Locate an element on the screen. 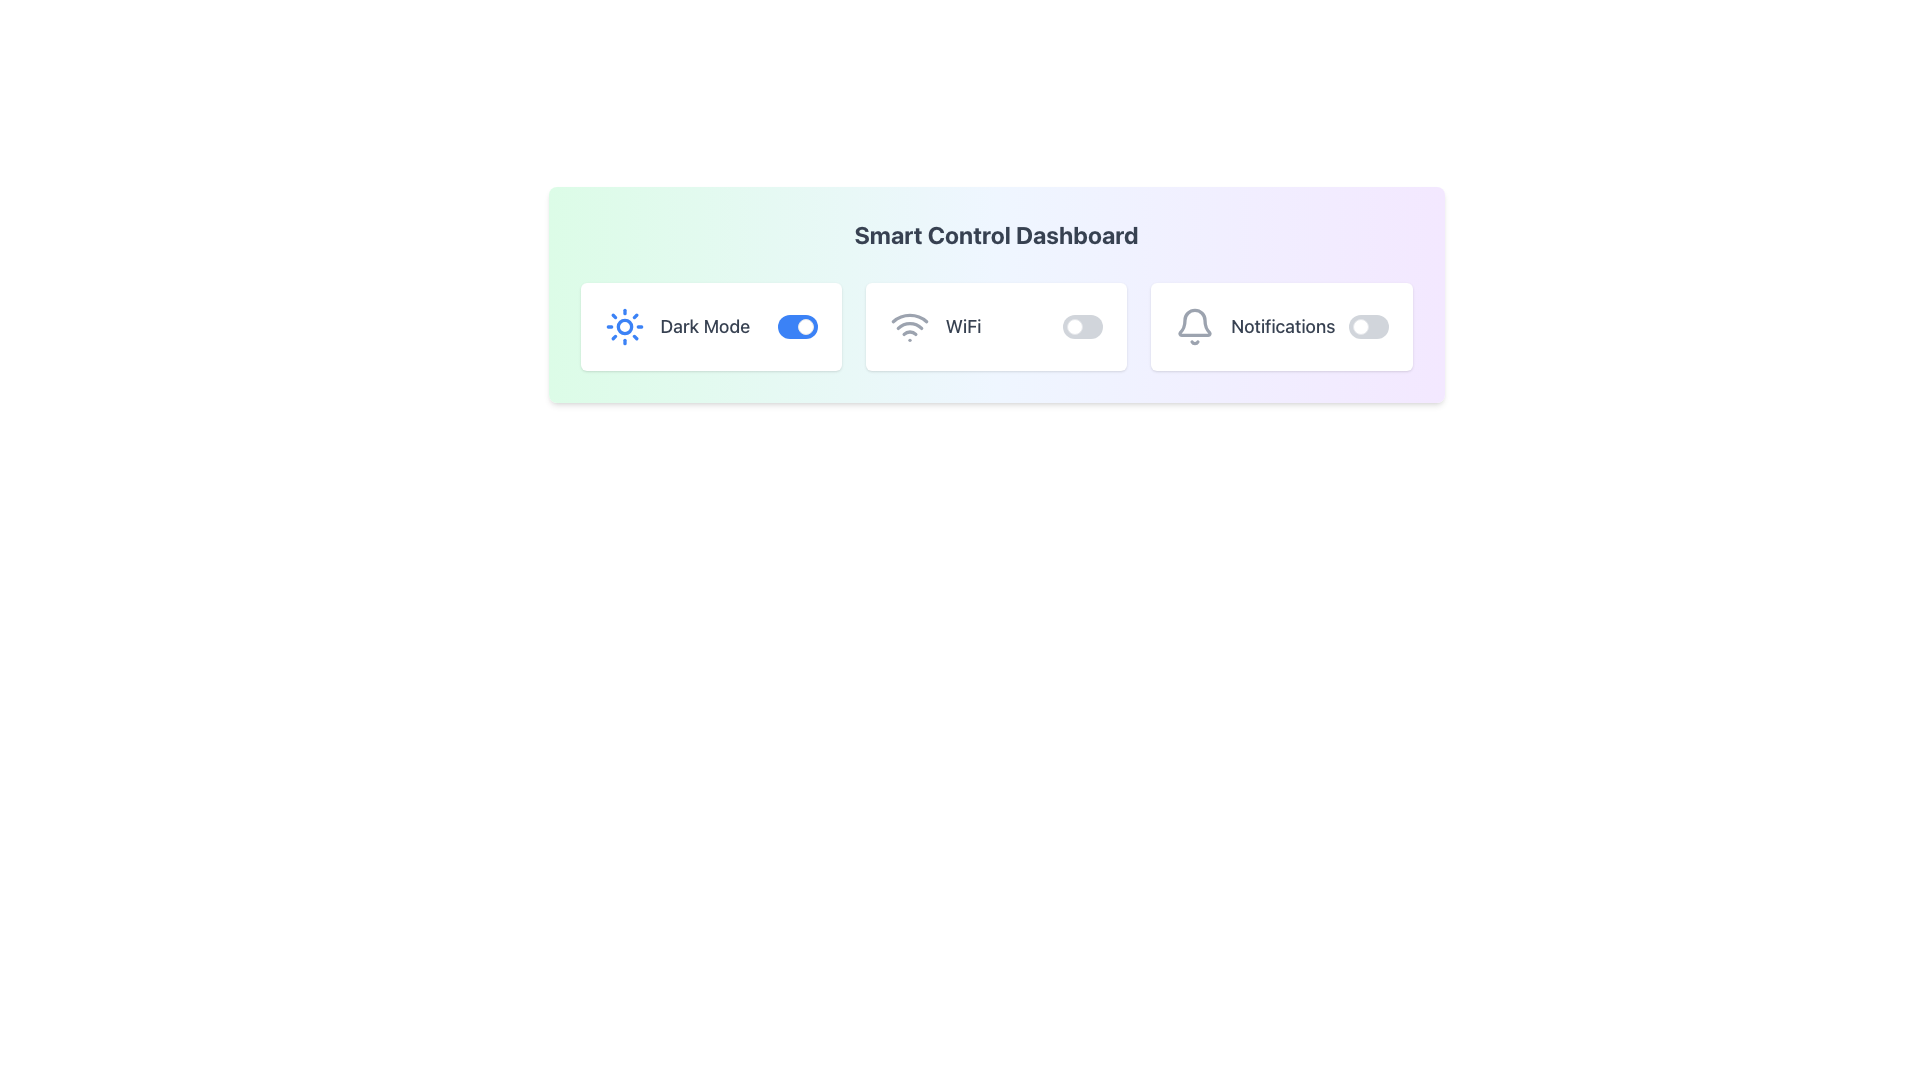 The image size is (1920, 1080). the visual state of the Wi-Fi icon located to the left of the text within the 'WiFi' section, adjacent to the switch button is located at coordinates (908, 326).